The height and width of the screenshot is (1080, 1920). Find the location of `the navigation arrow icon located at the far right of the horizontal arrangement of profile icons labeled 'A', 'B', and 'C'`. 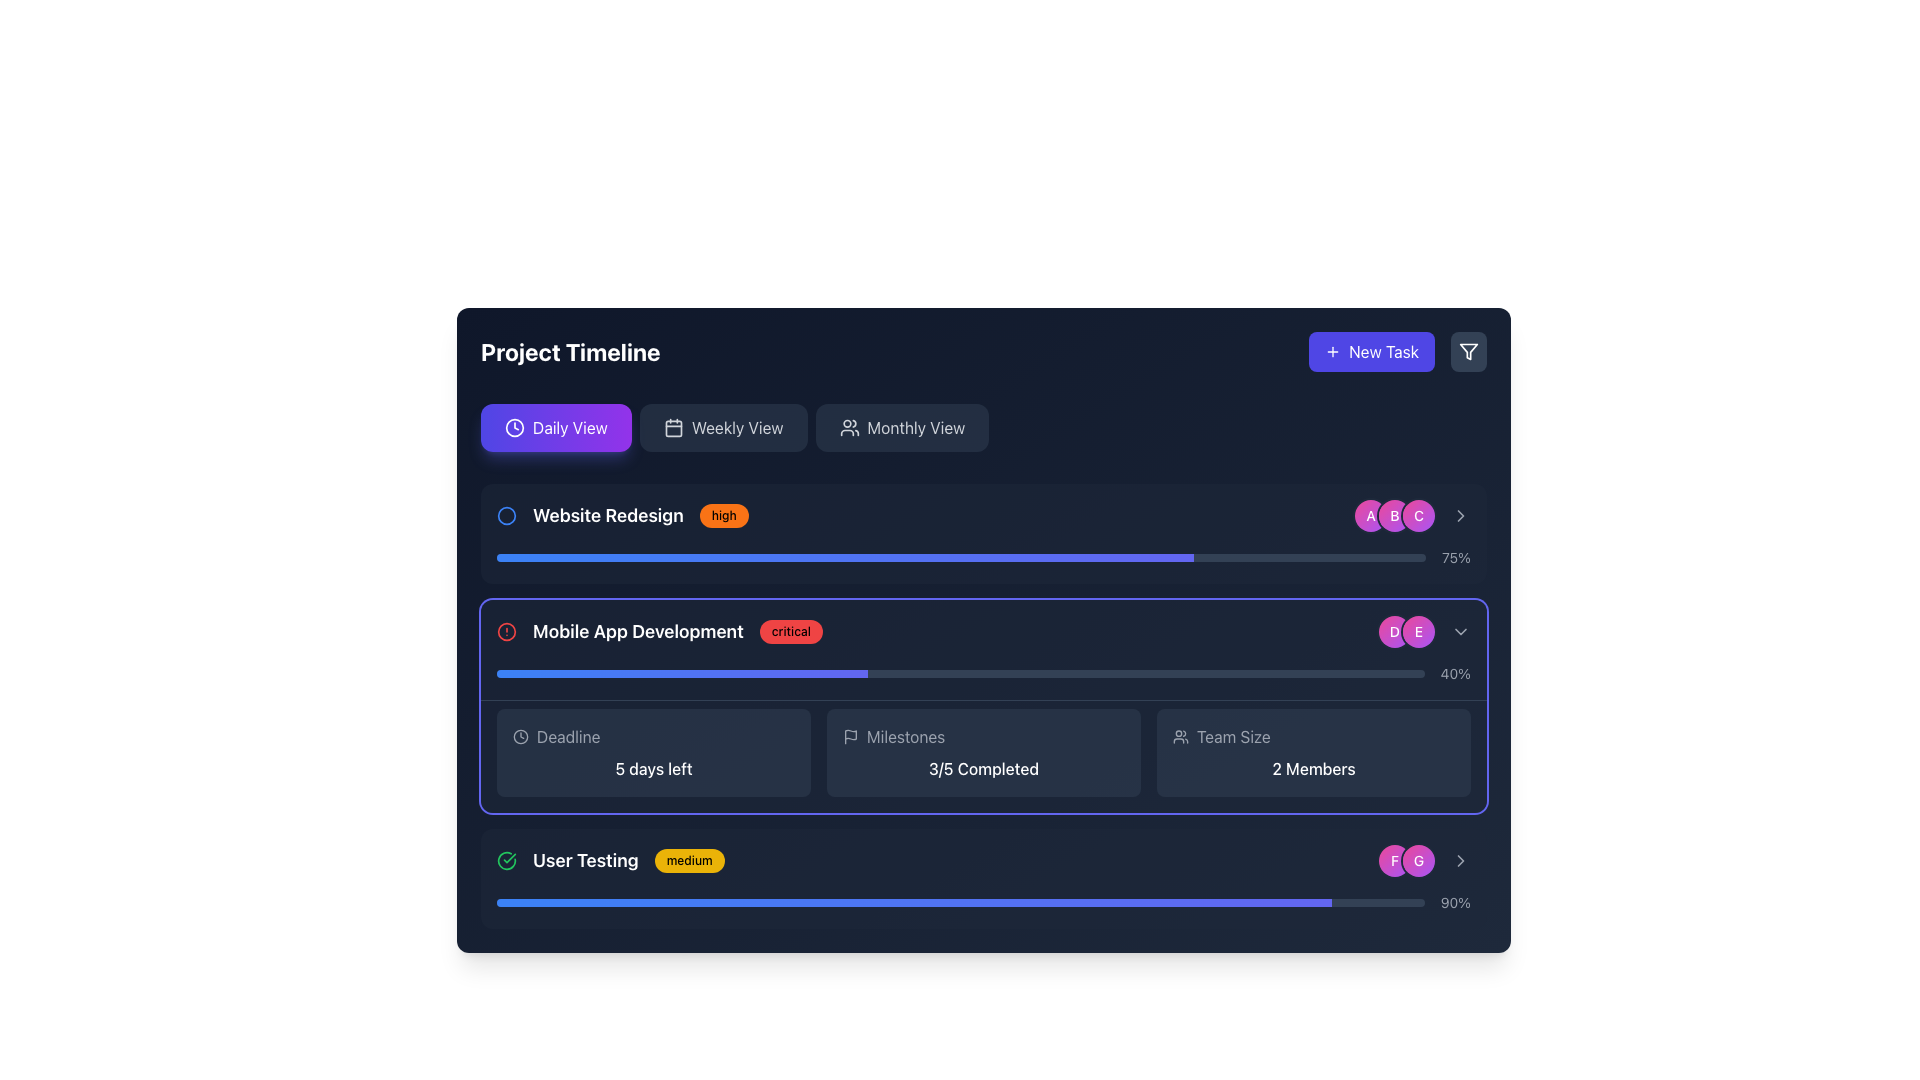

the navigation arrow icon located at the far right of the horizontal arrangement of profile icons labeled 'A', 'B', and 'C' is located at coordinates (1460, 515).